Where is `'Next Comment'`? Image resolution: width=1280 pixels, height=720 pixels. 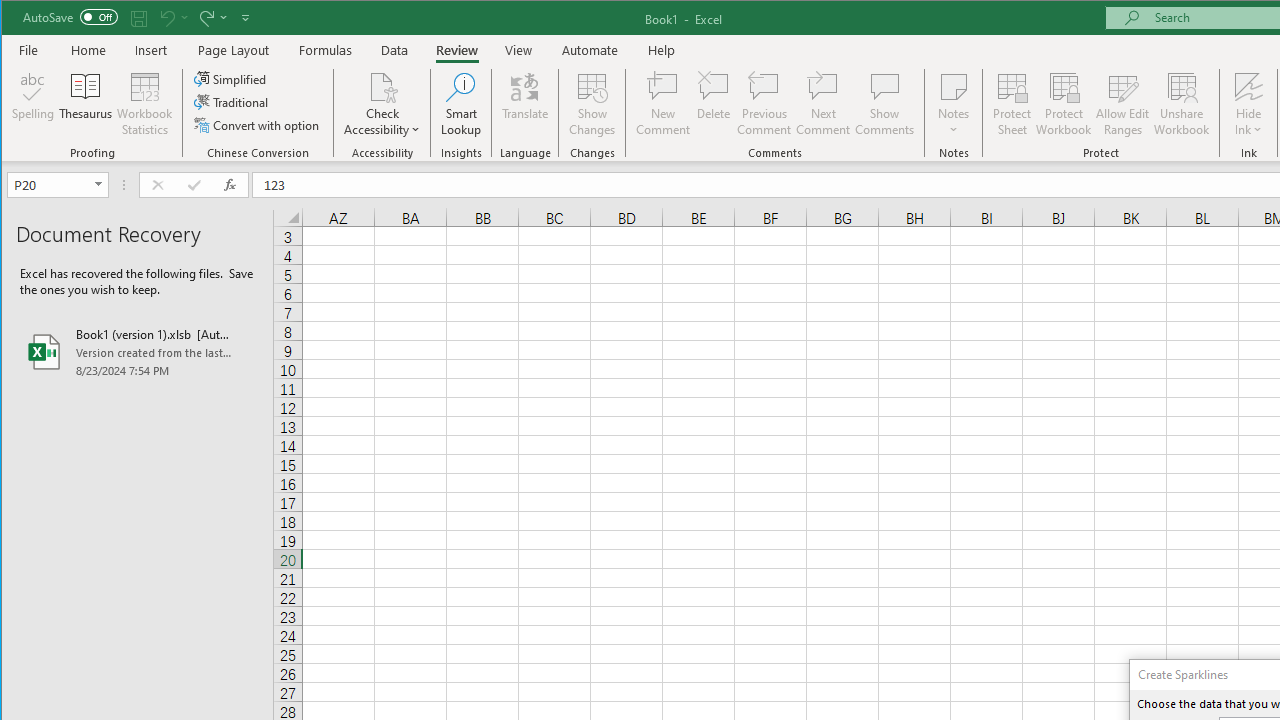
'Next Comment' is located at coordinates (823, 104).